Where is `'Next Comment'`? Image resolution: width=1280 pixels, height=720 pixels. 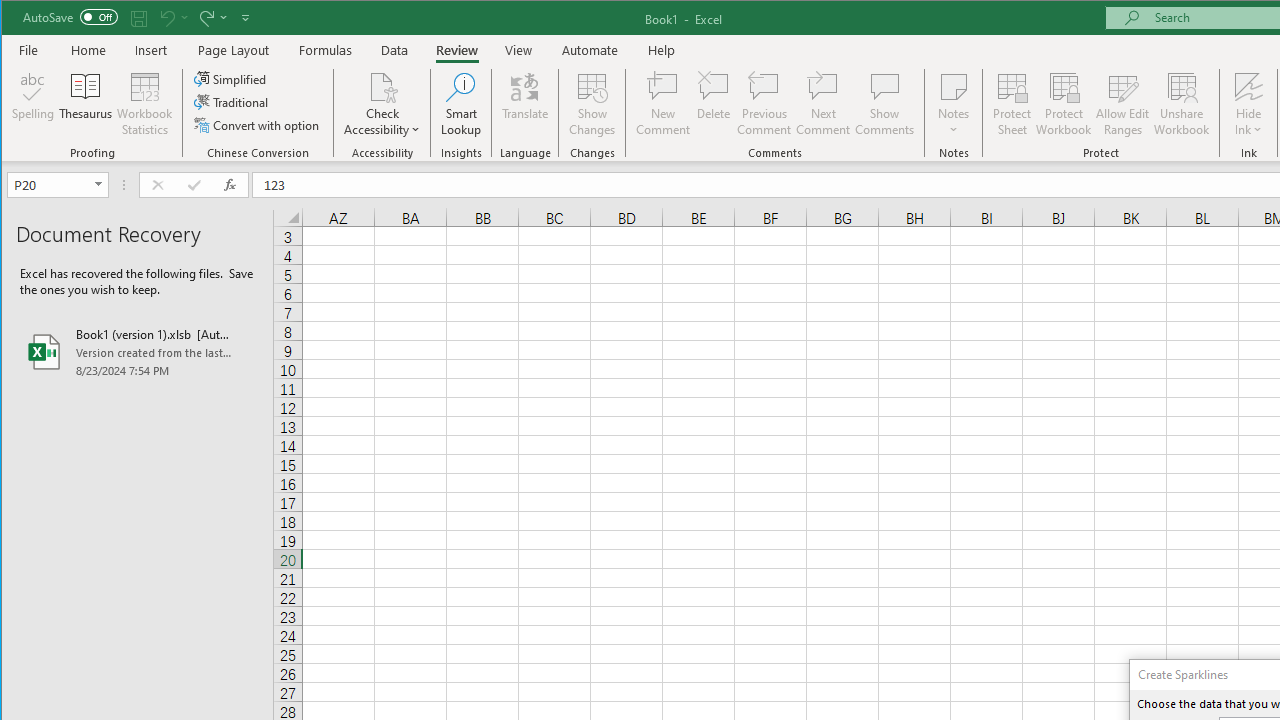
'Next Comment' is located at coordinates (823, 104).